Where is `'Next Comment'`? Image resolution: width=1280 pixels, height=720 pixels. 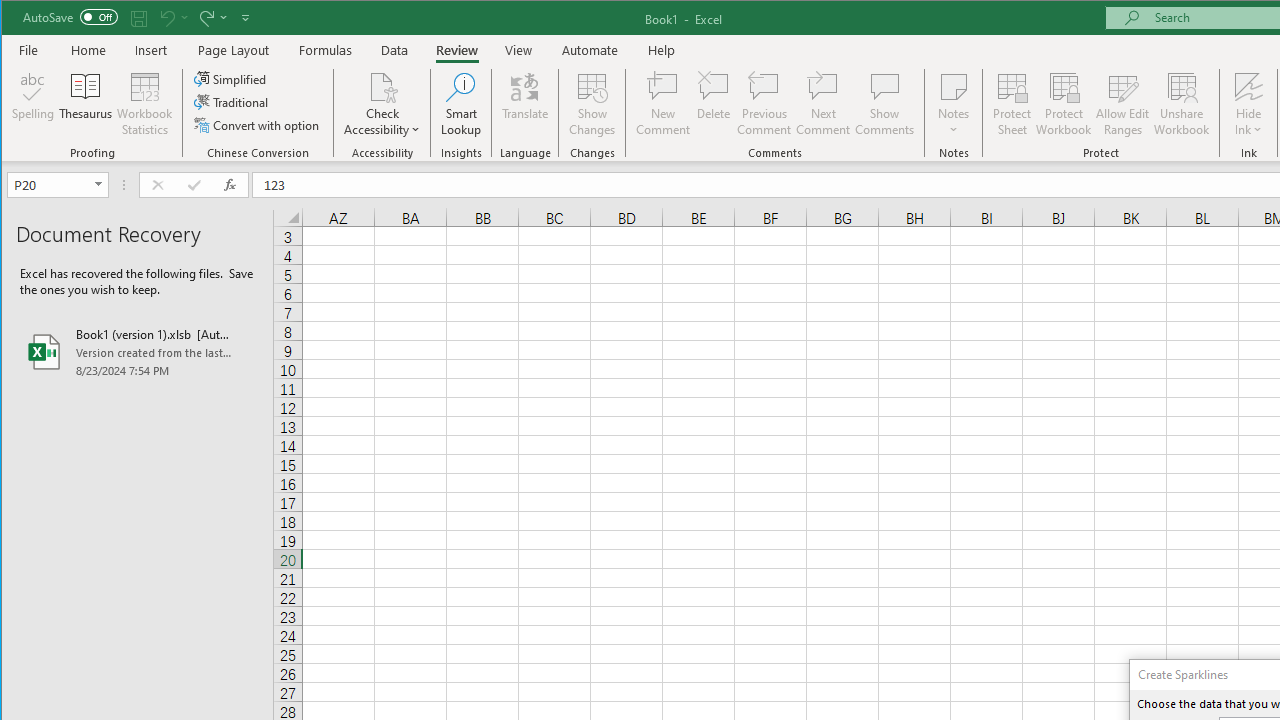
'Next Comment' is located at coordinates (823, 104).